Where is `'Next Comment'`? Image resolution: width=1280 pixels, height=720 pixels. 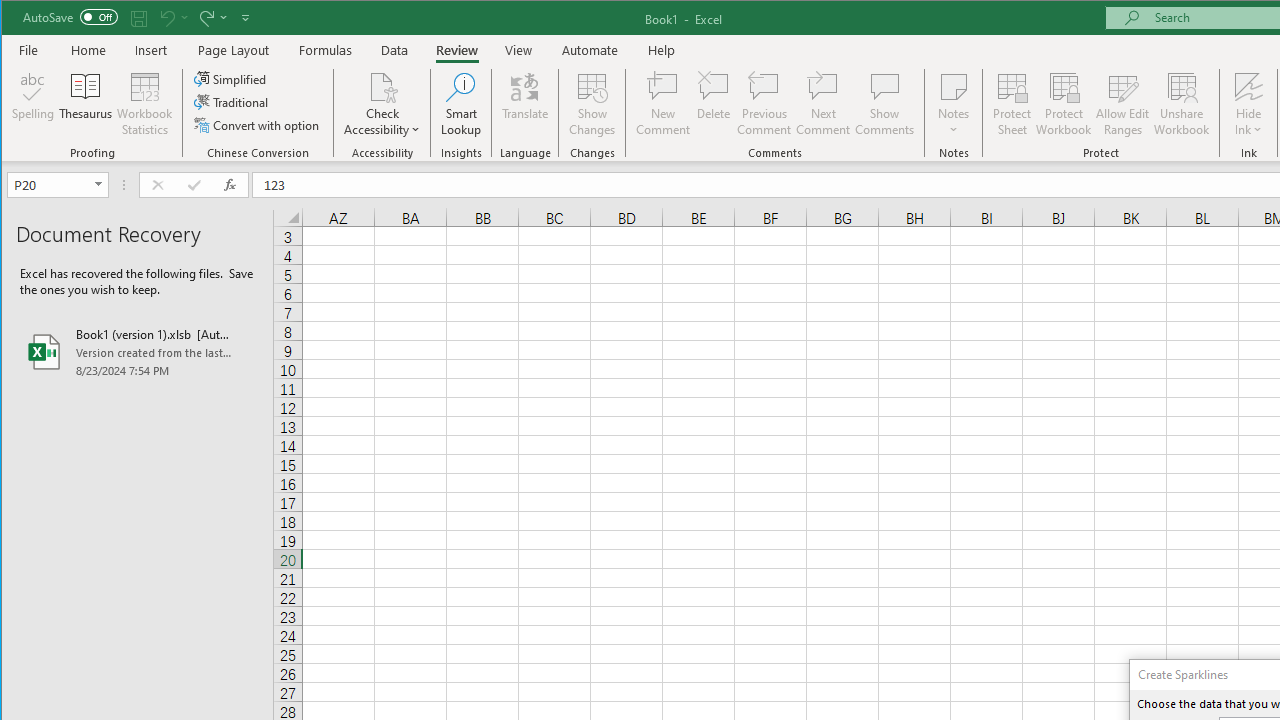
'Next Comment' is located at coordinates (823, 104).